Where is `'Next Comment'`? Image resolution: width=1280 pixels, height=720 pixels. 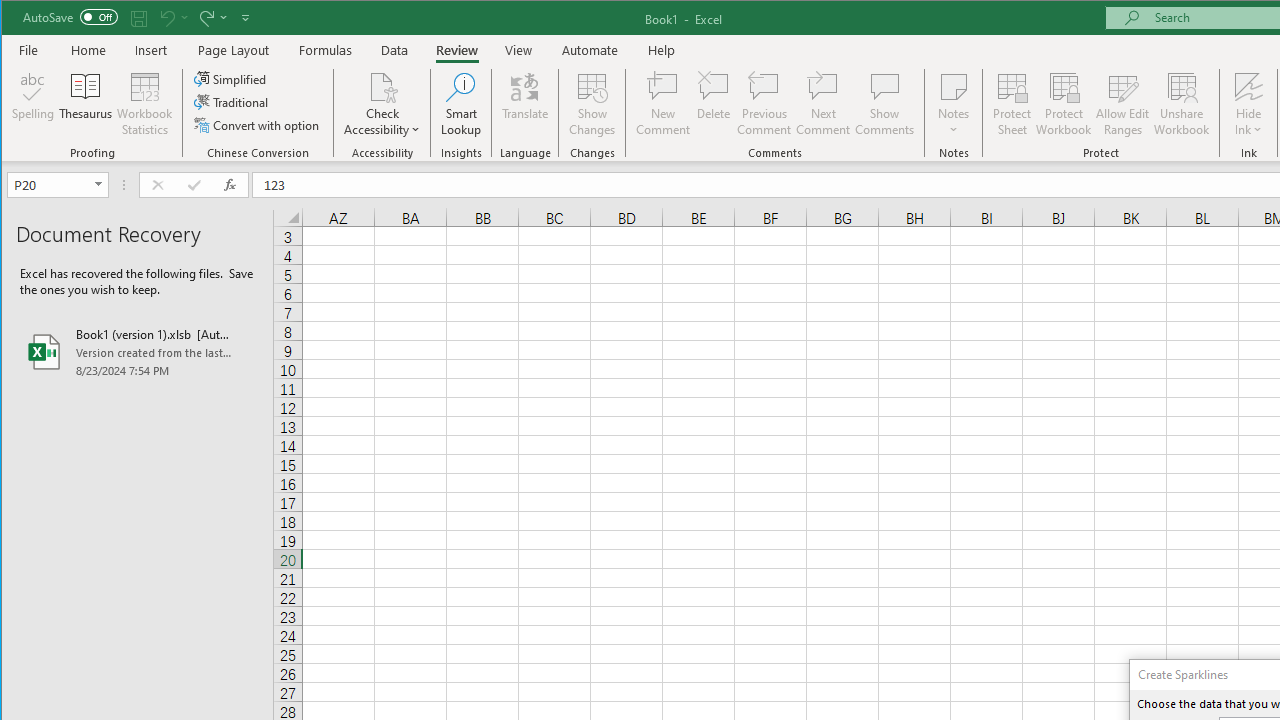
'Next Comment' is located at coordinates (823, 104).